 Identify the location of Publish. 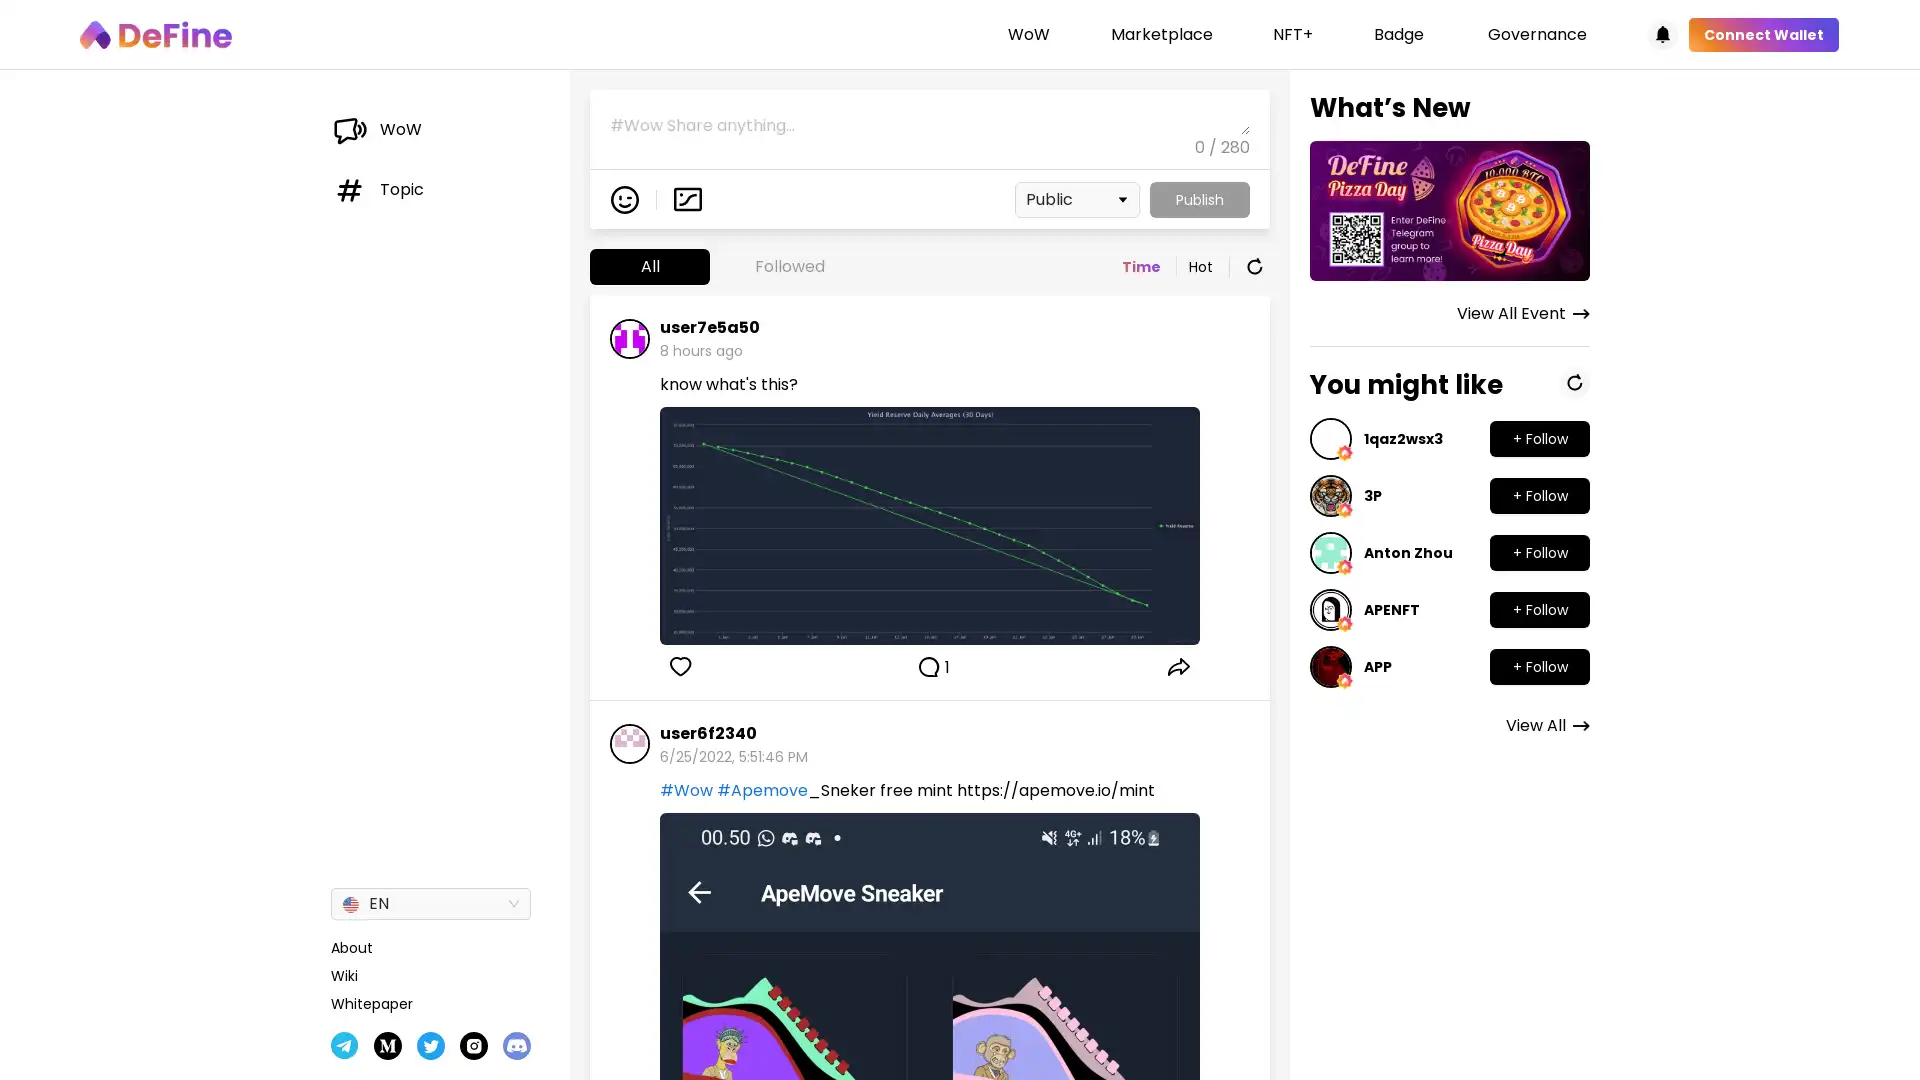
(1200, 199).